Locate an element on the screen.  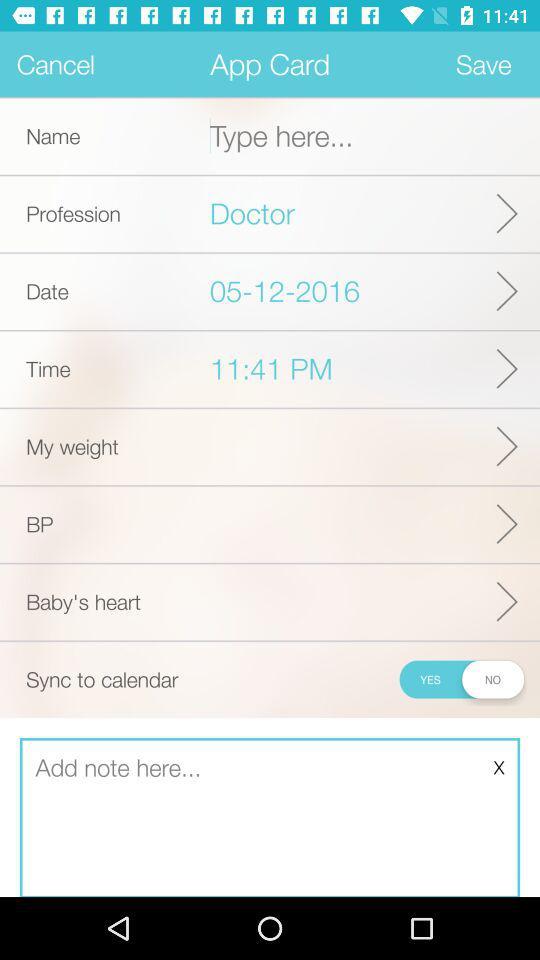
sync to calendar is located at coordinates (461, 679).